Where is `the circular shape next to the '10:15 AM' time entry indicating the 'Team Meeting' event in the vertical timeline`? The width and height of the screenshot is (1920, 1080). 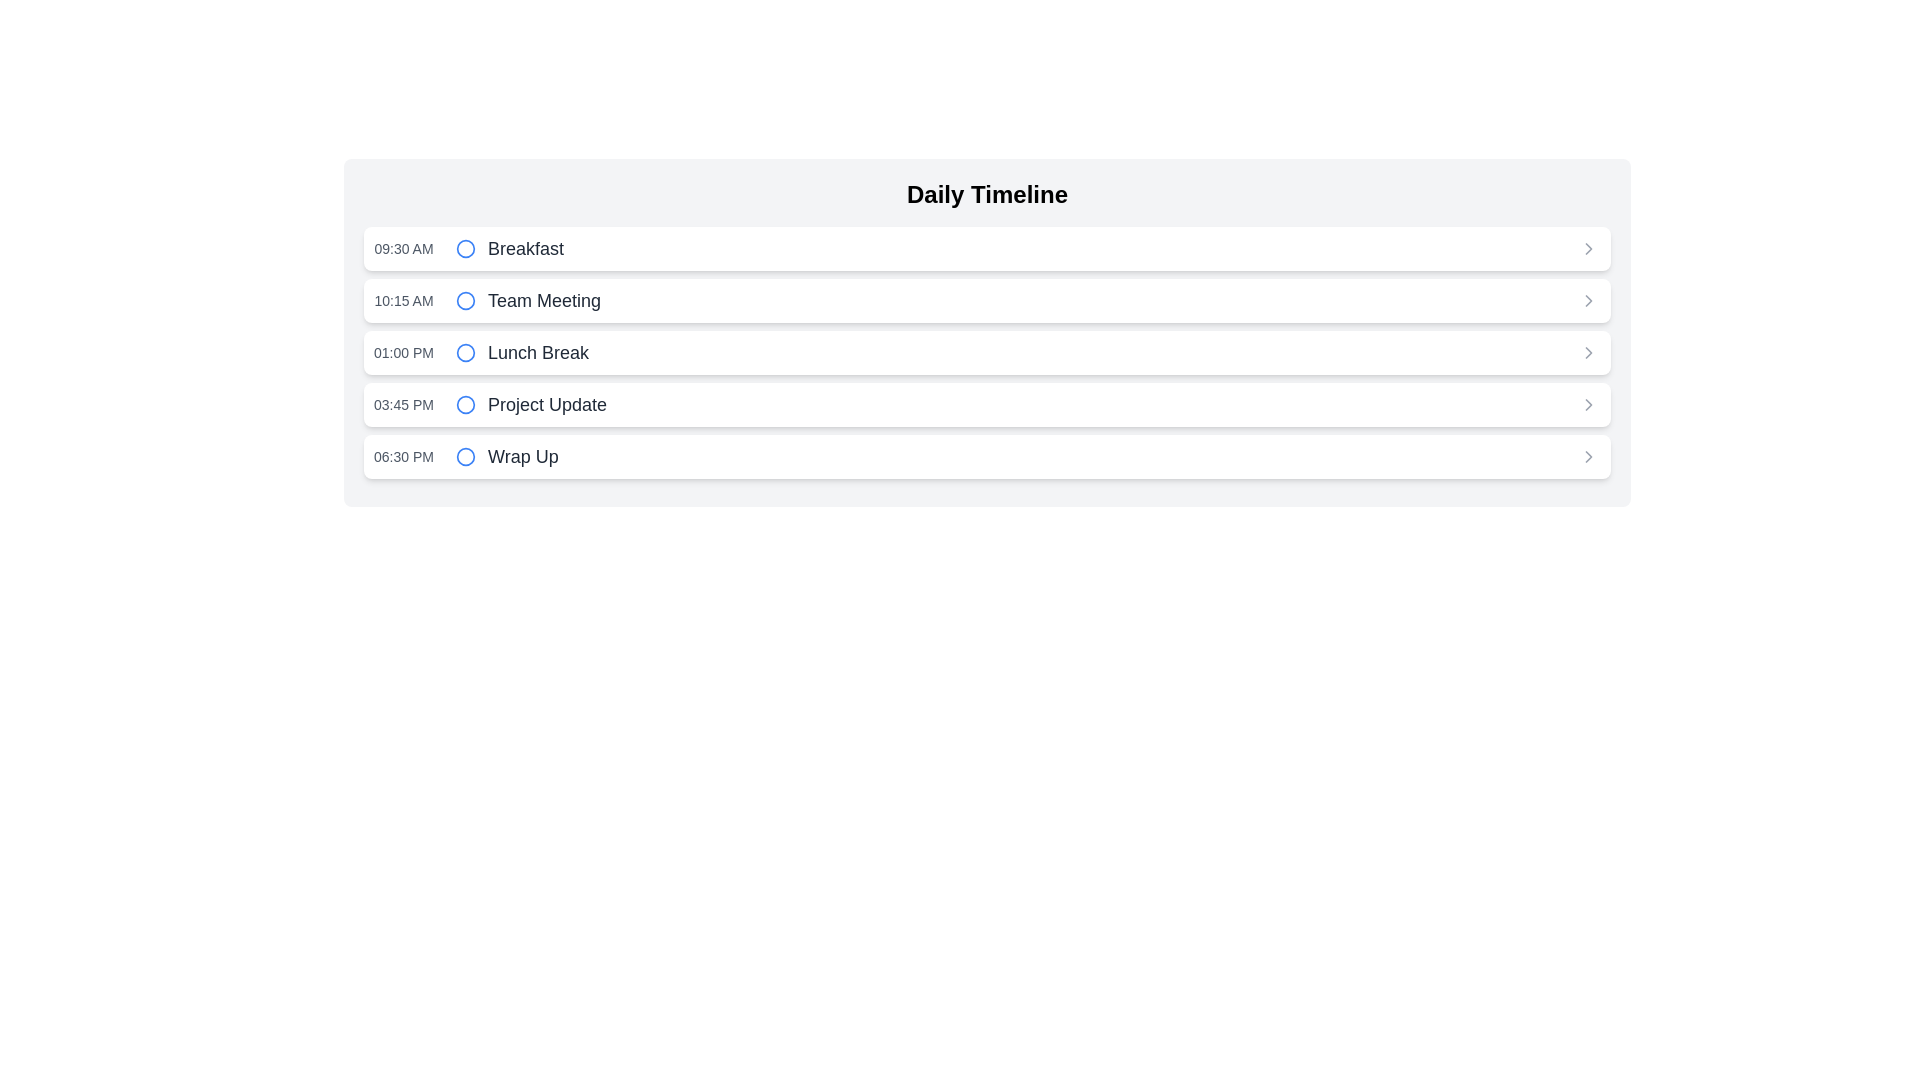 the circular shape next to the '10:15 AM' time entry indicating the 'Team Meeting' event in the vertical timeline is located at coordinates (464, 300).